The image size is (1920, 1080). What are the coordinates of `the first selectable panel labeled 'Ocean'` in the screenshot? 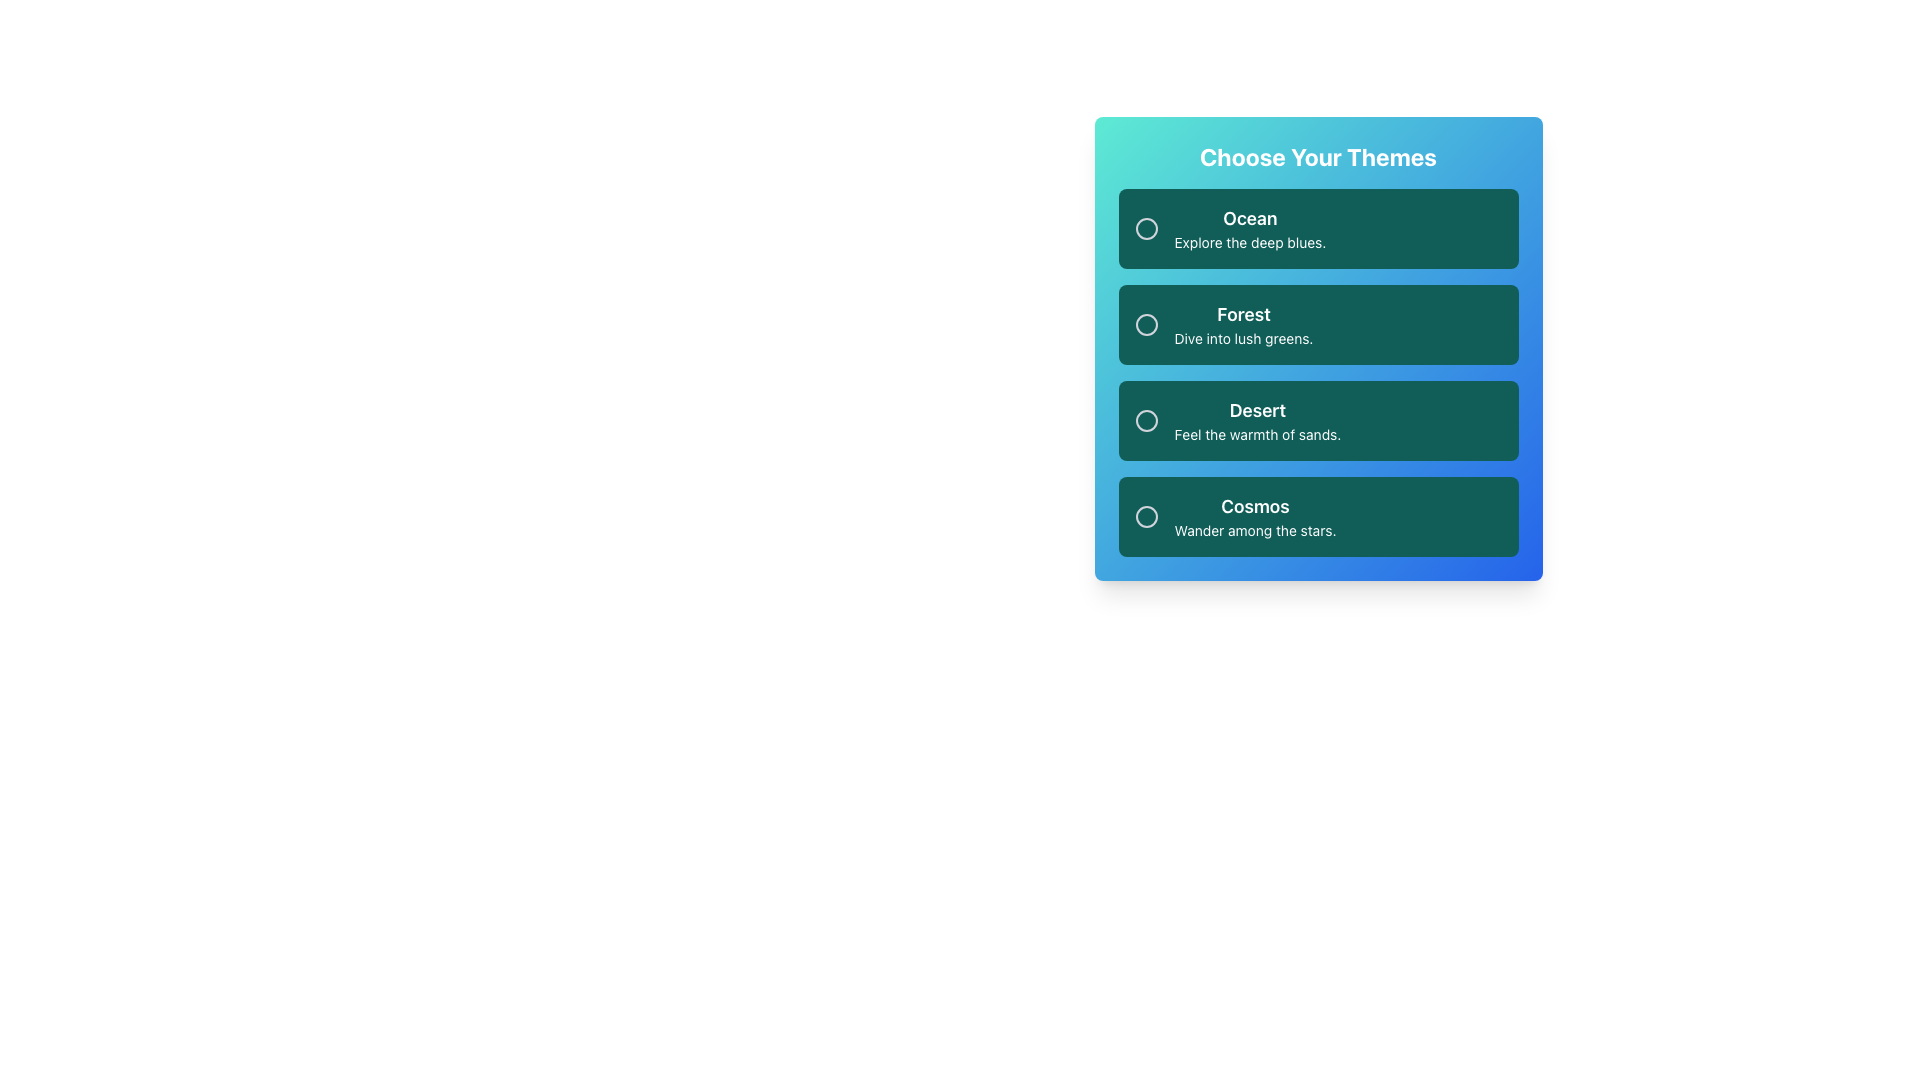 It's located at (1318, 227).